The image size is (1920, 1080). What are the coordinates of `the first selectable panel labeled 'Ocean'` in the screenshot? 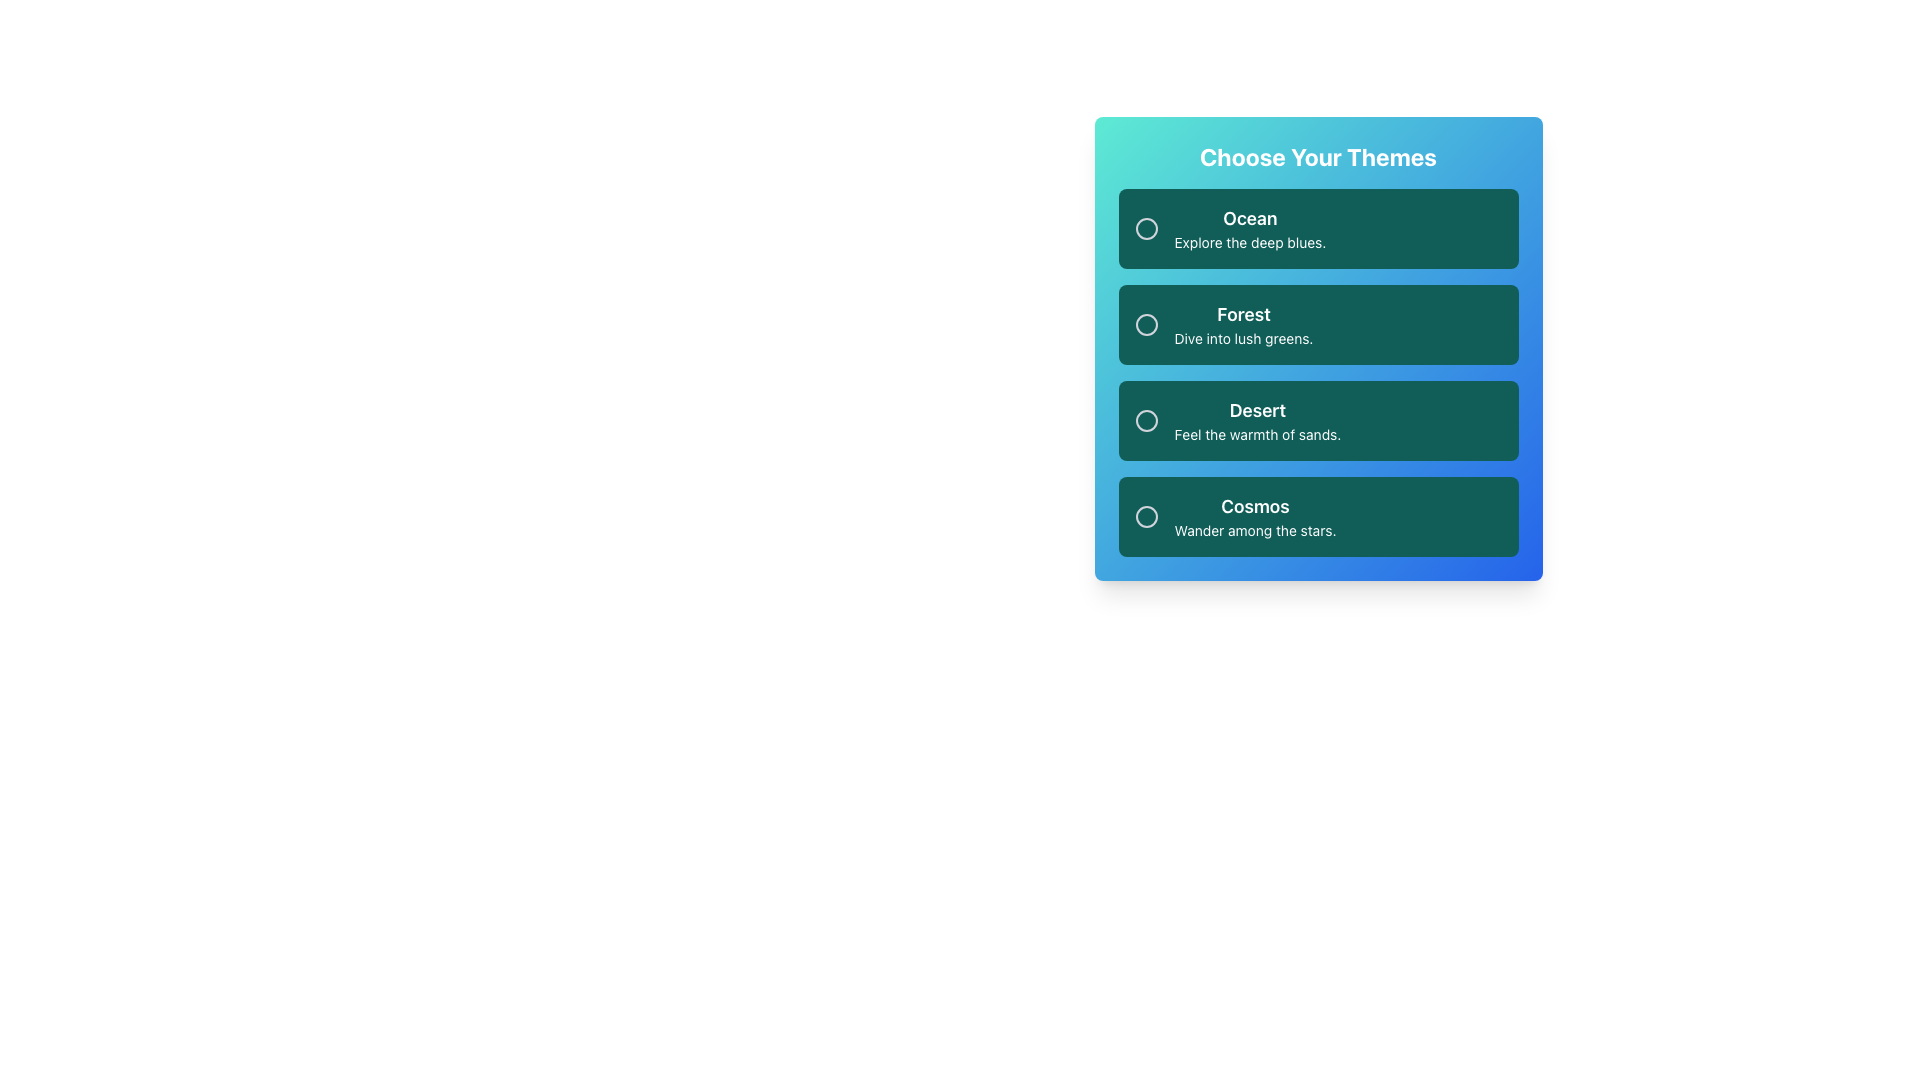 It's located at (1318, 227).